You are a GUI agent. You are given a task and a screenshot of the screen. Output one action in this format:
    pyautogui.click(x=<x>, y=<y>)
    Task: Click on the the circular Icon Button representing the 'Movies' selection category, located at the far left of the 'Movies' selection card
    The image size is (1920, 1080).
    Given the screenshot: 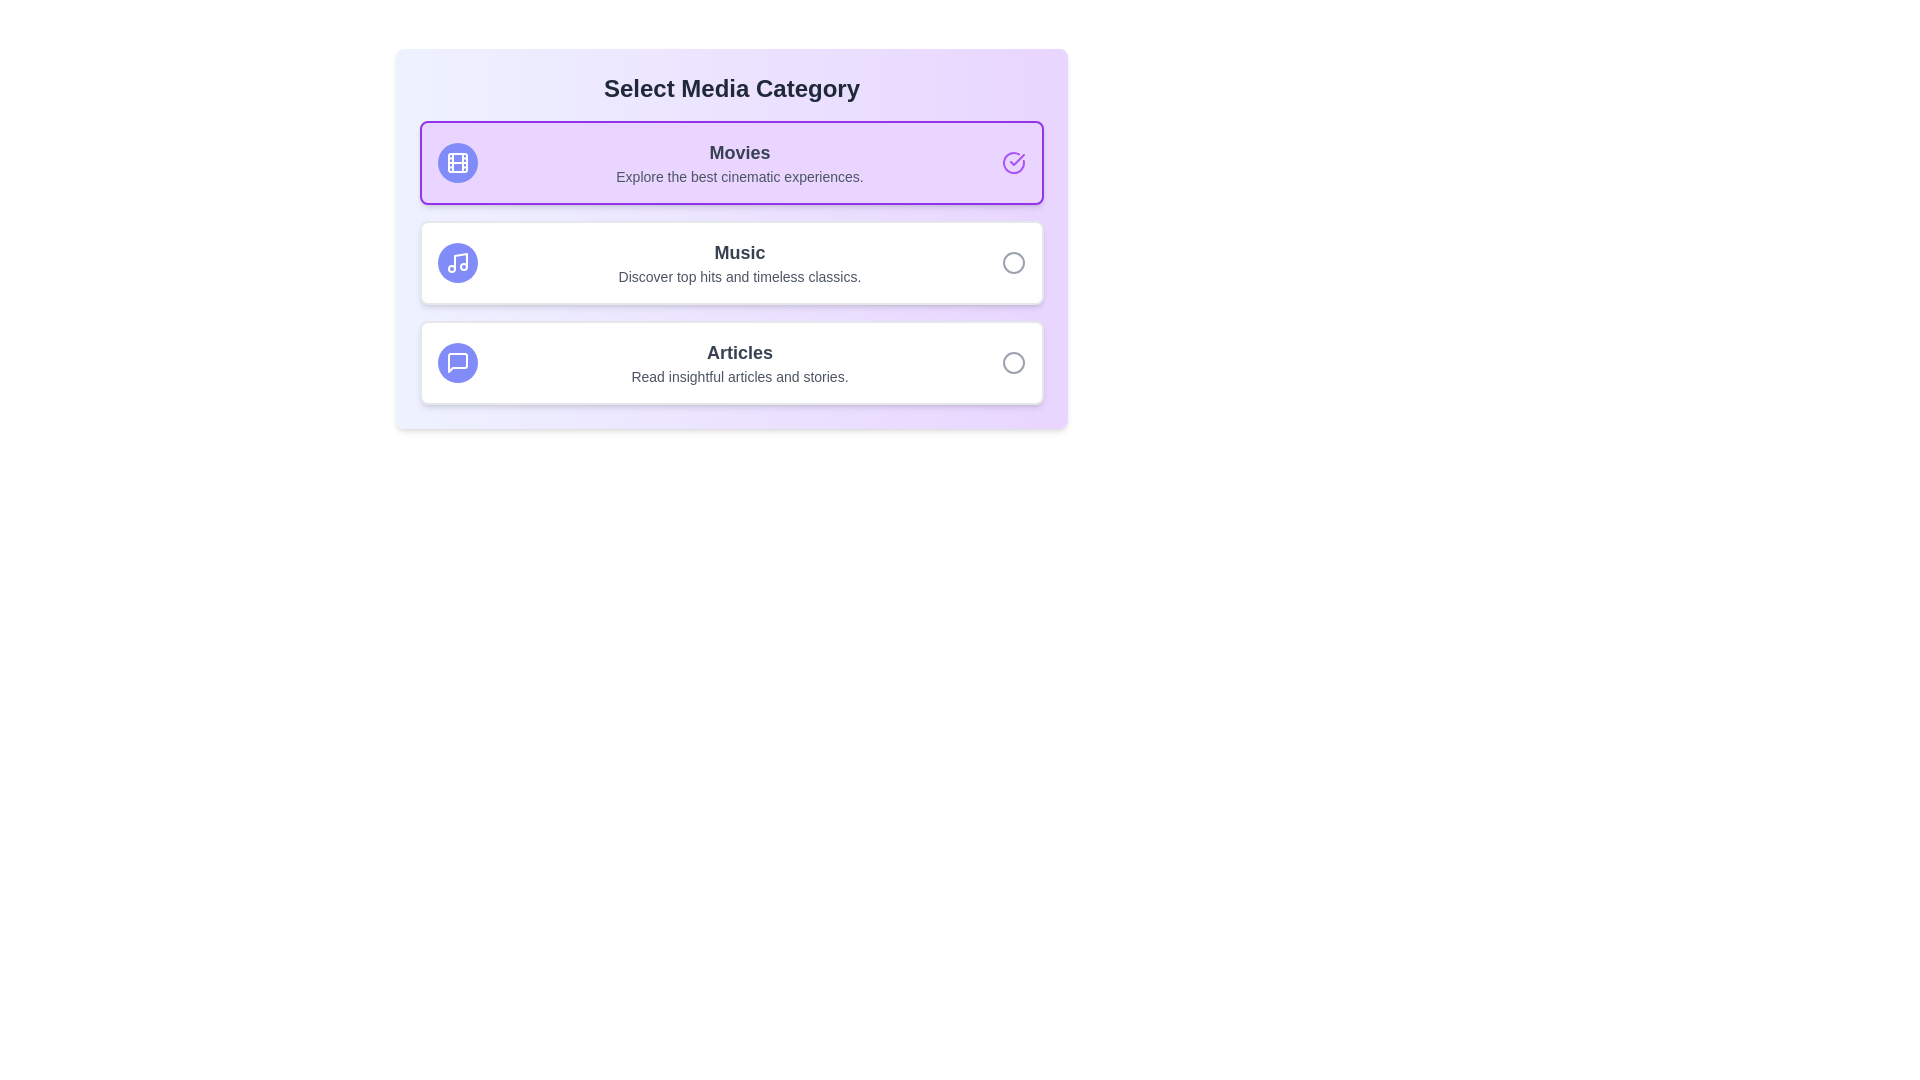 What is the action you would take?
    pyautogui.click(x=456, y=161)
    